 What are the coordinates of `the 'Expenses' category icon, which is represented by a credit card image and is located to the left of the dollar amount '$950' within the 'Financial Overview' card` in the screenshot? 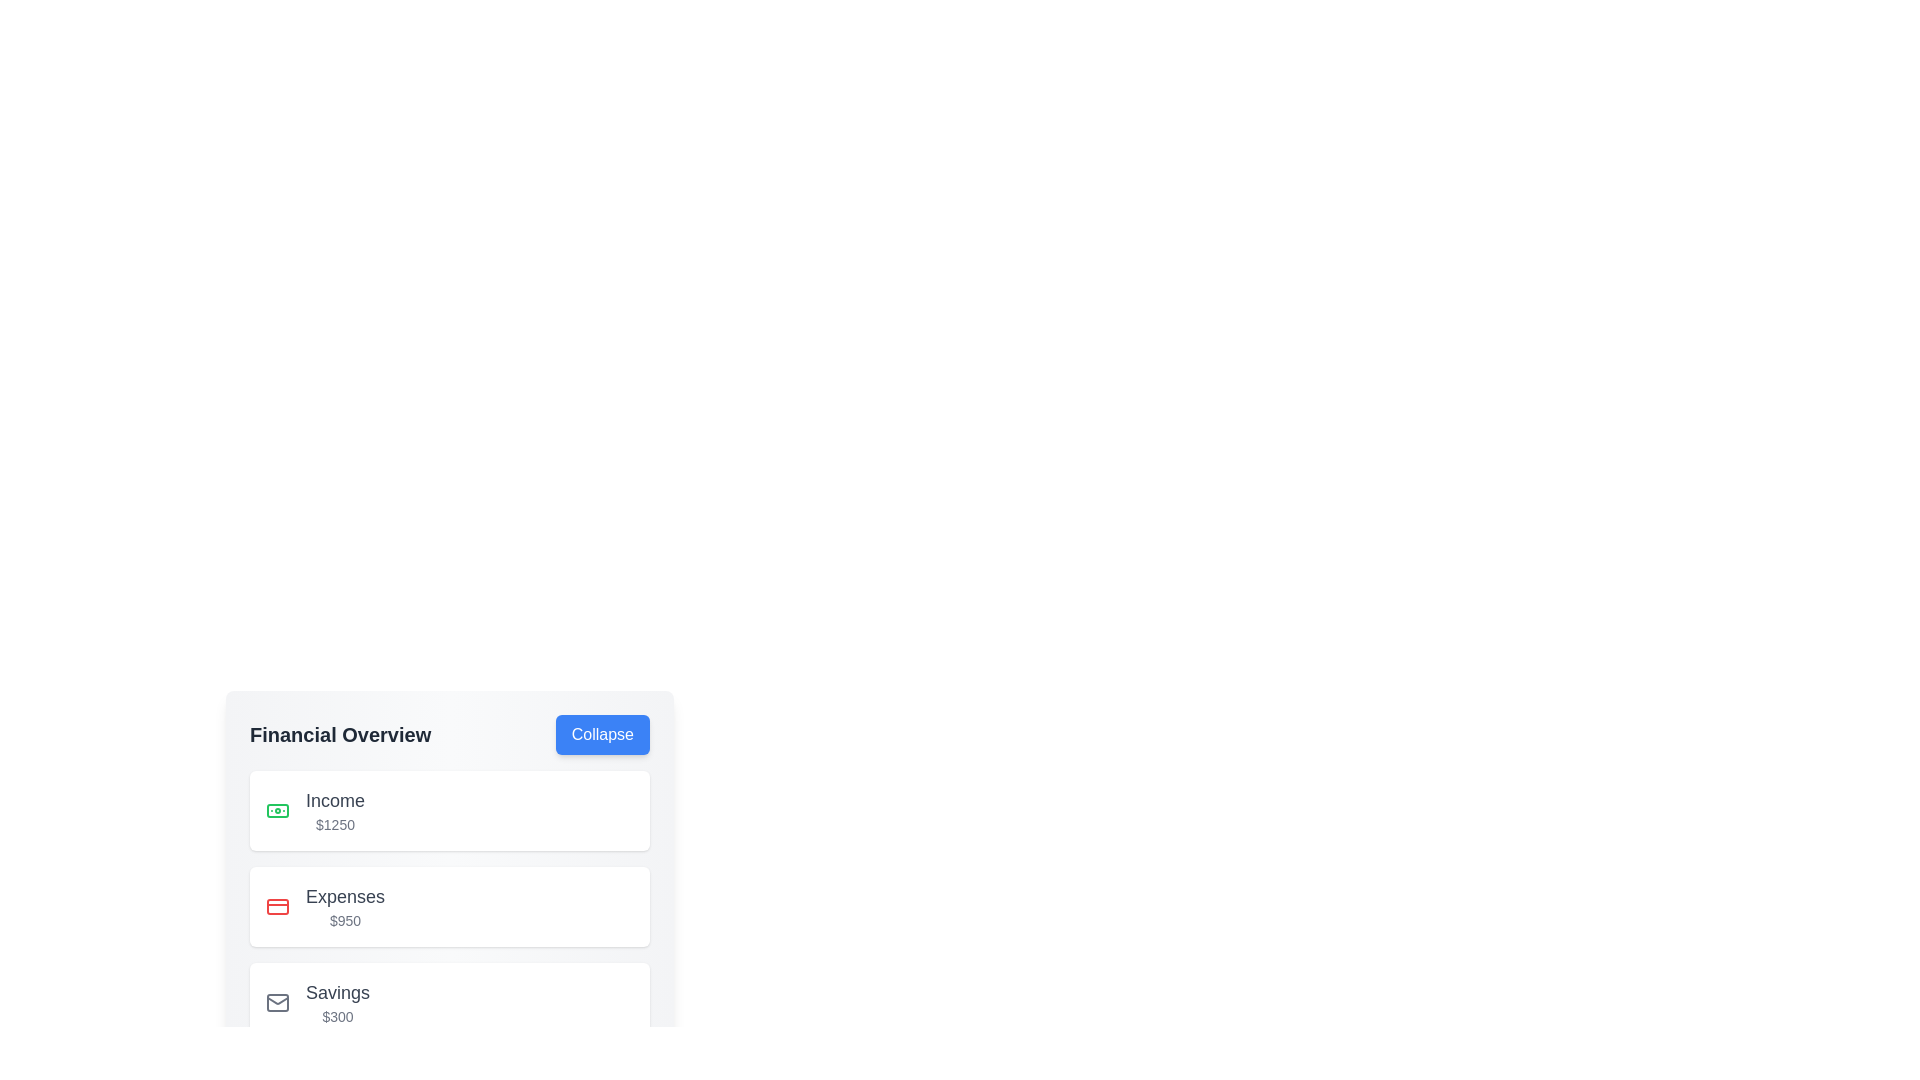 It's located at (277, 906).